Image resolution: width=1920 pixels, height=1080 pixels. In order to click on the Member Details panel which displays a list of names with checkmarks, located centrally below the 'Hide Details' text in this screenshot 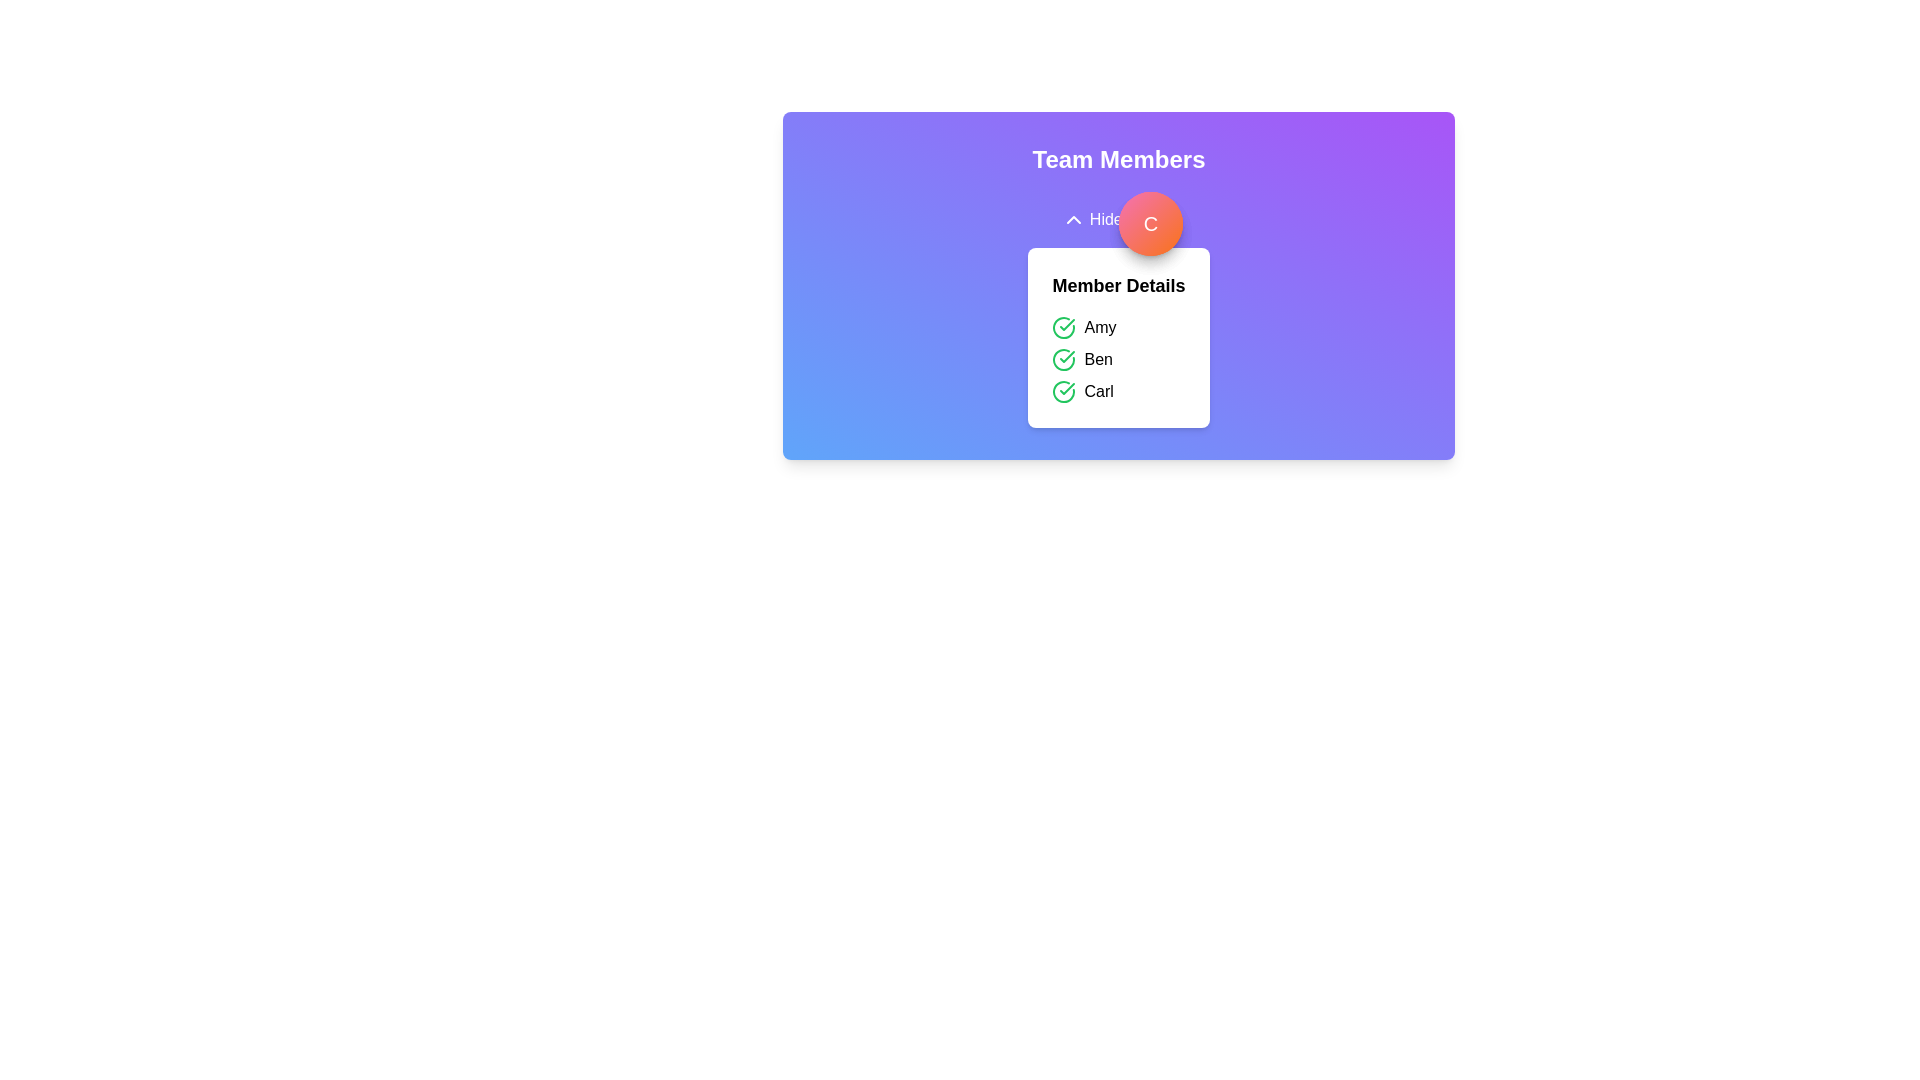, I will do `click(1117, 337)`.